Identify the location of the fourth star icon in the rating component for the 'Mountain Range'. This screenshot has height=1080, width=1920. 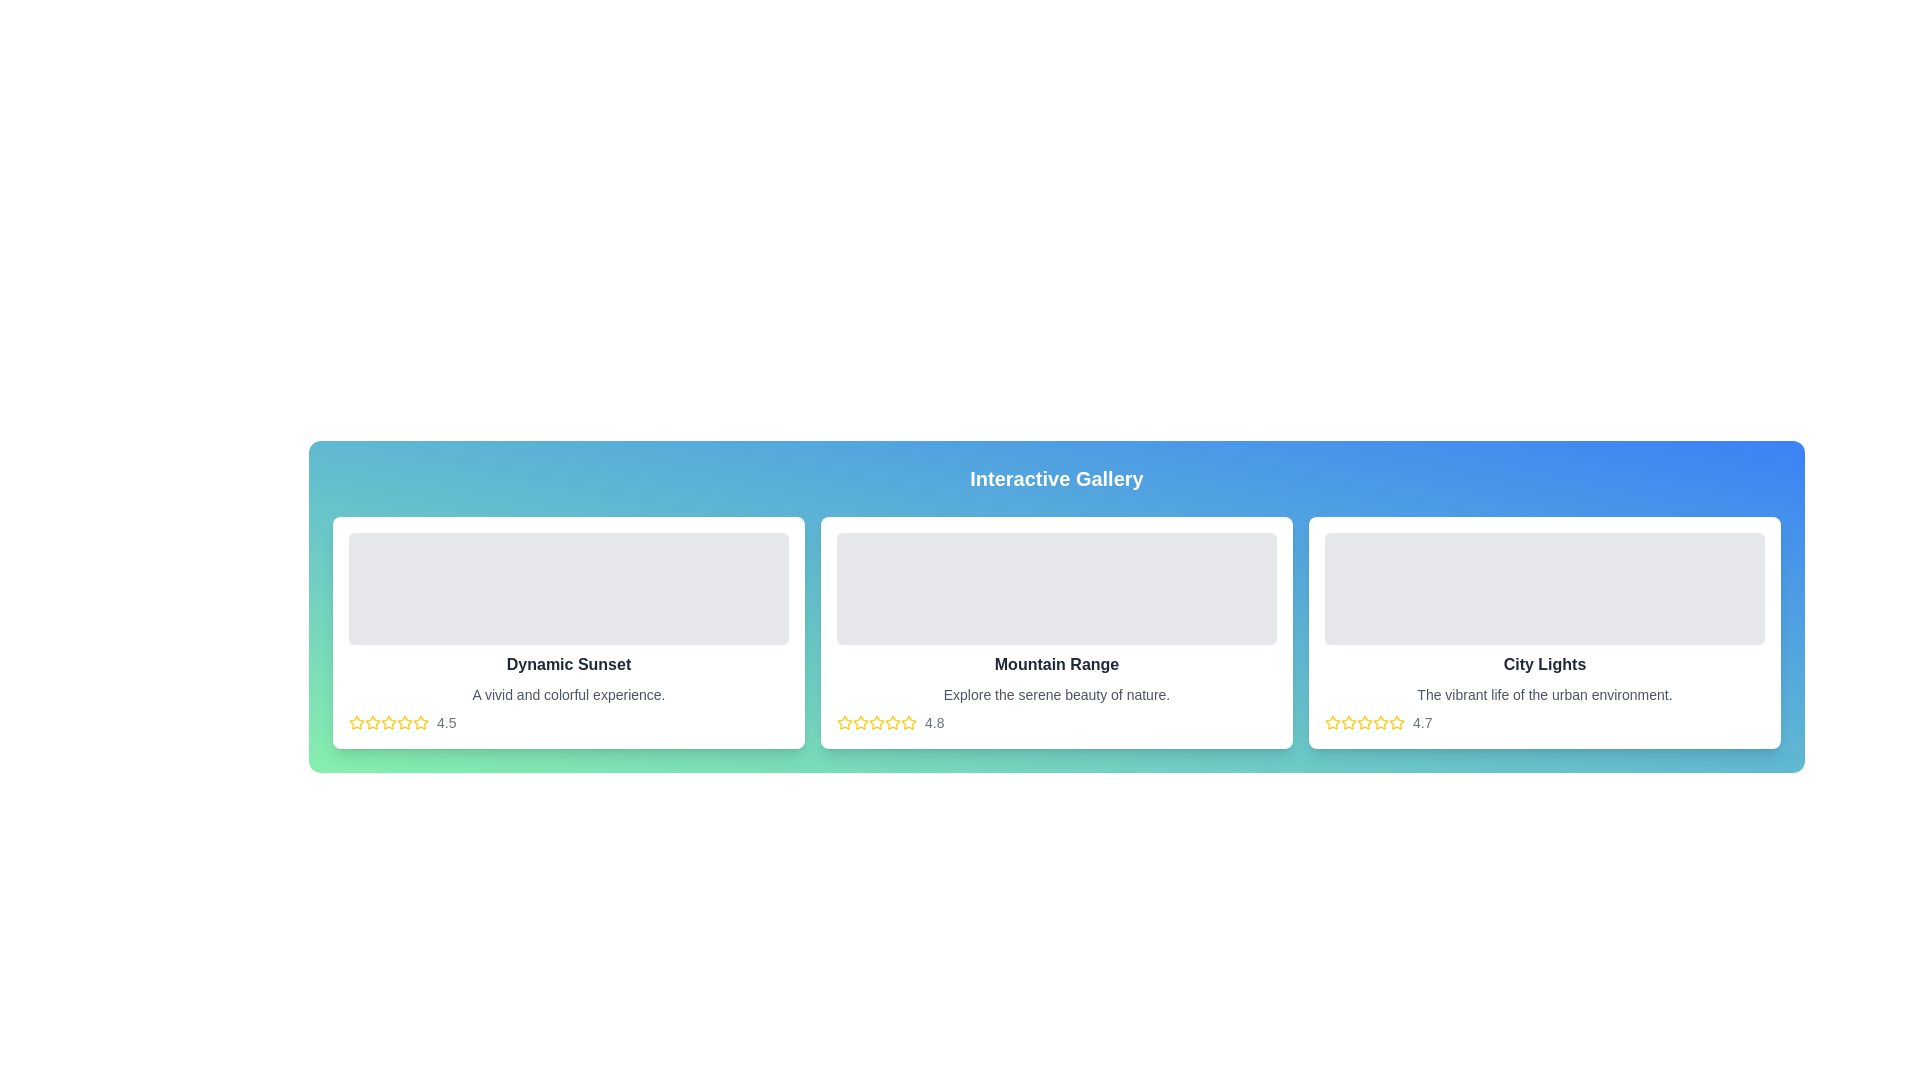
(907, 722).